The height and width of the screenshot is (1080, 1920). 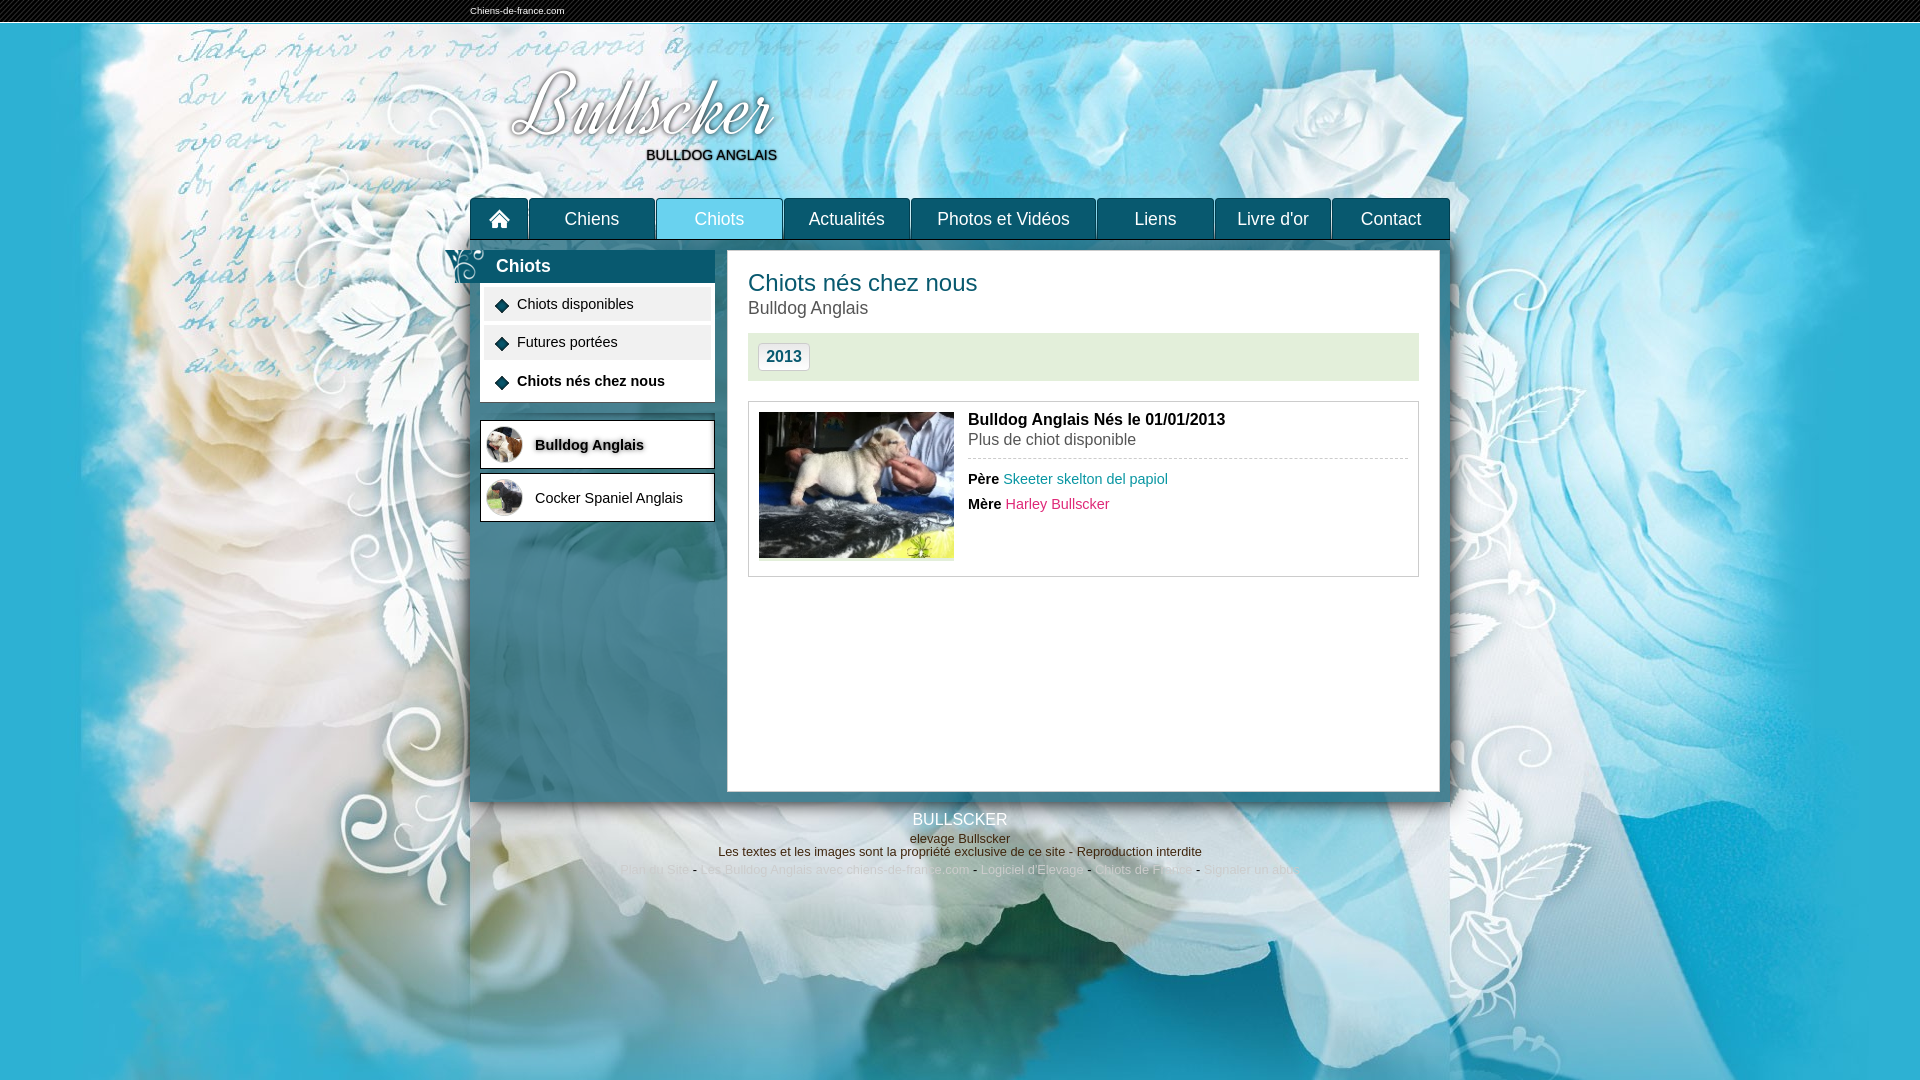 What do you see at coordinates (596, 304) in the screenshot?
I see `'Chiots disponibles'` at bounding box center [596, 304].